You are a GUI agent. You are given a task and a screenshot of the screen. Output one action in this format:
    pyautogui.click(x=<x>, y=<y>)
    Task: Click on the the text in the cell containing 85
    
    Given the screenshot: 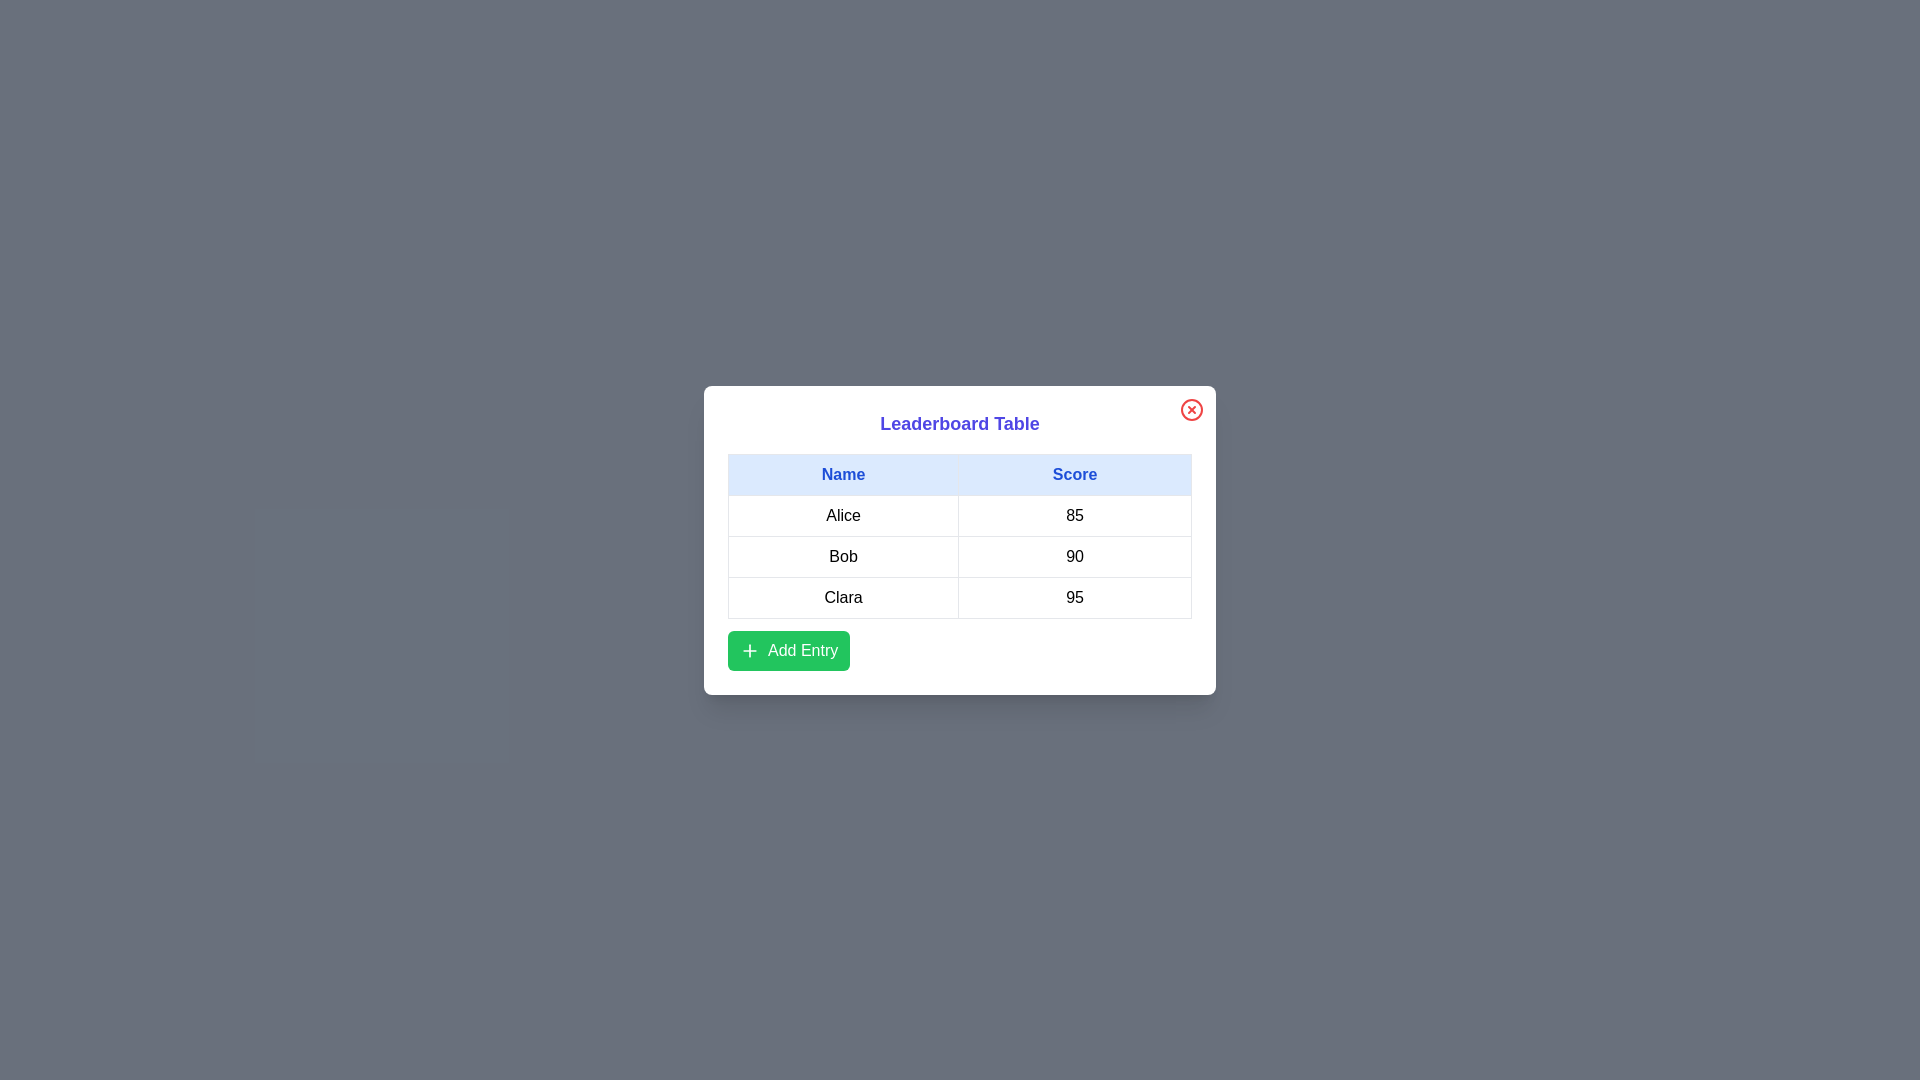 What is the action you would take?
    pyautogui.click(x=1074, y=514)
    